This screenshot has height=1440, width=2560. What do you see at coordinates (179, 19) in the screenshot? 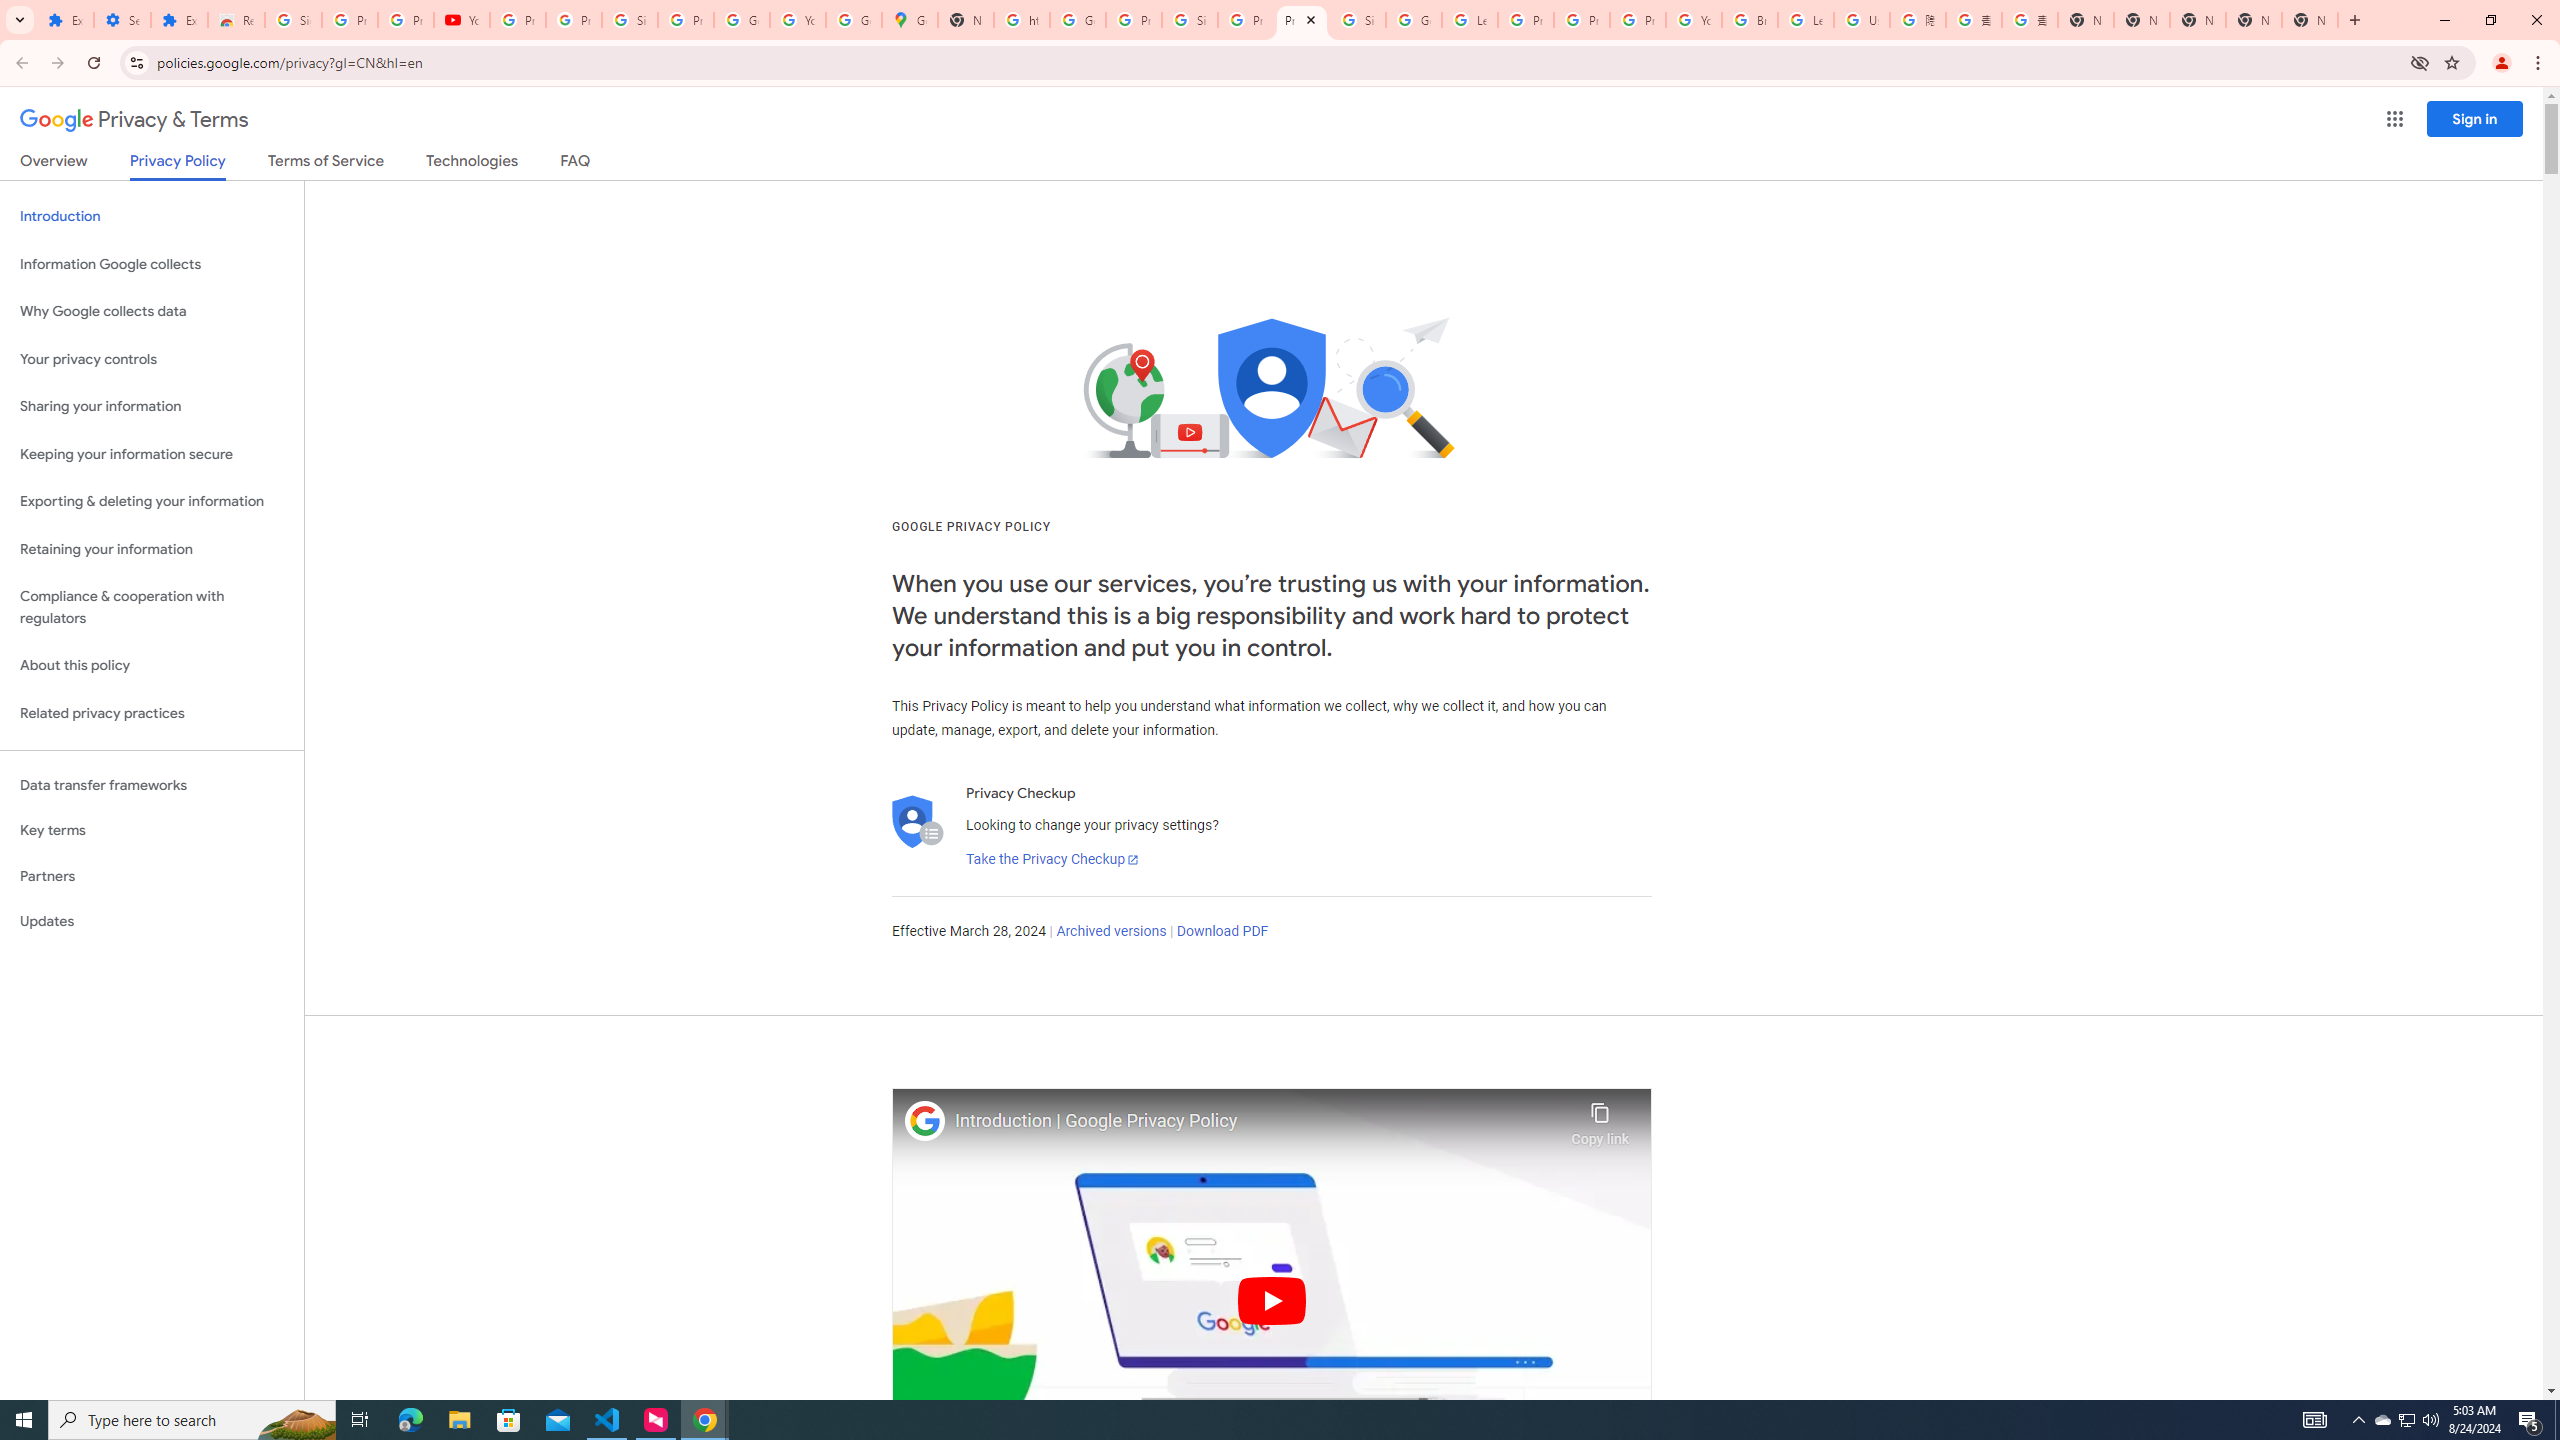
I see `'Extensions'` at bounding box center [179, 19].